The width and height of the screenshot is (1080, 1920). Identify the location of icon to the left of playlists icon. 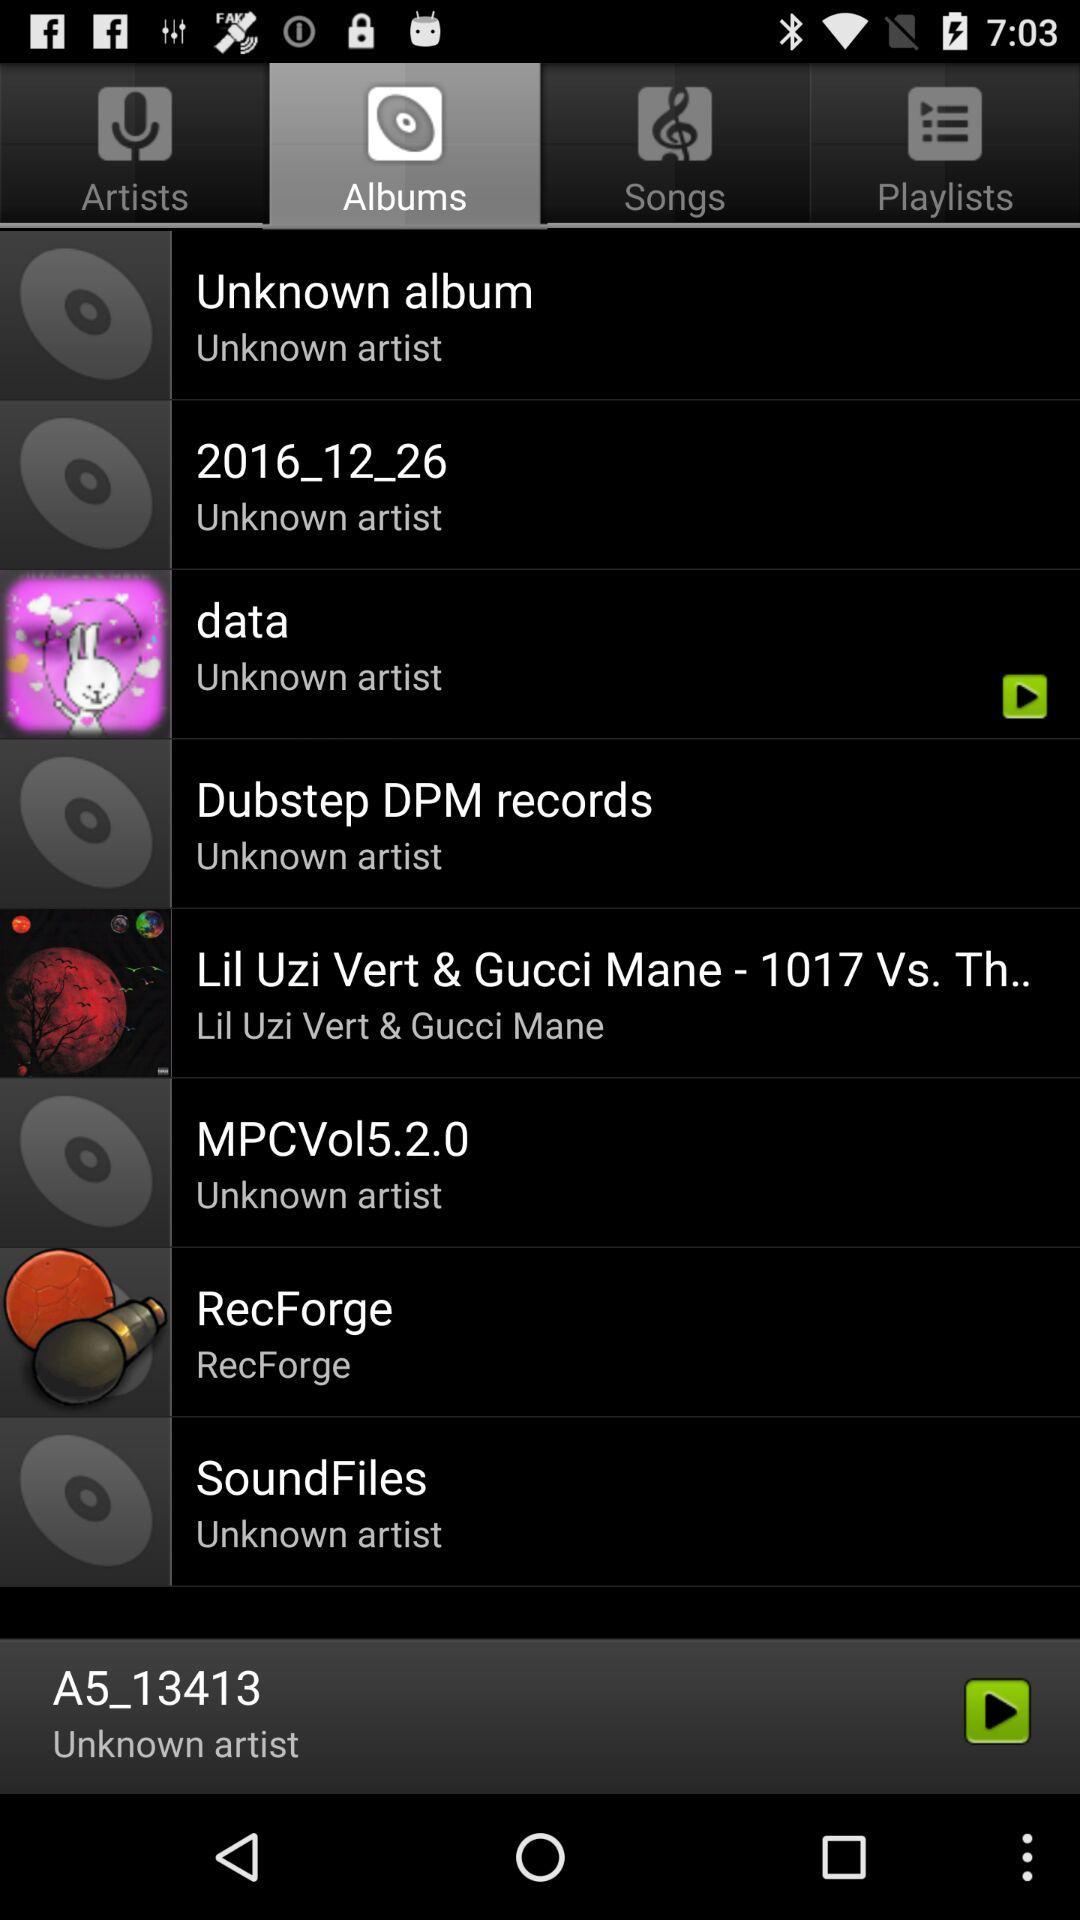
(405, 146).